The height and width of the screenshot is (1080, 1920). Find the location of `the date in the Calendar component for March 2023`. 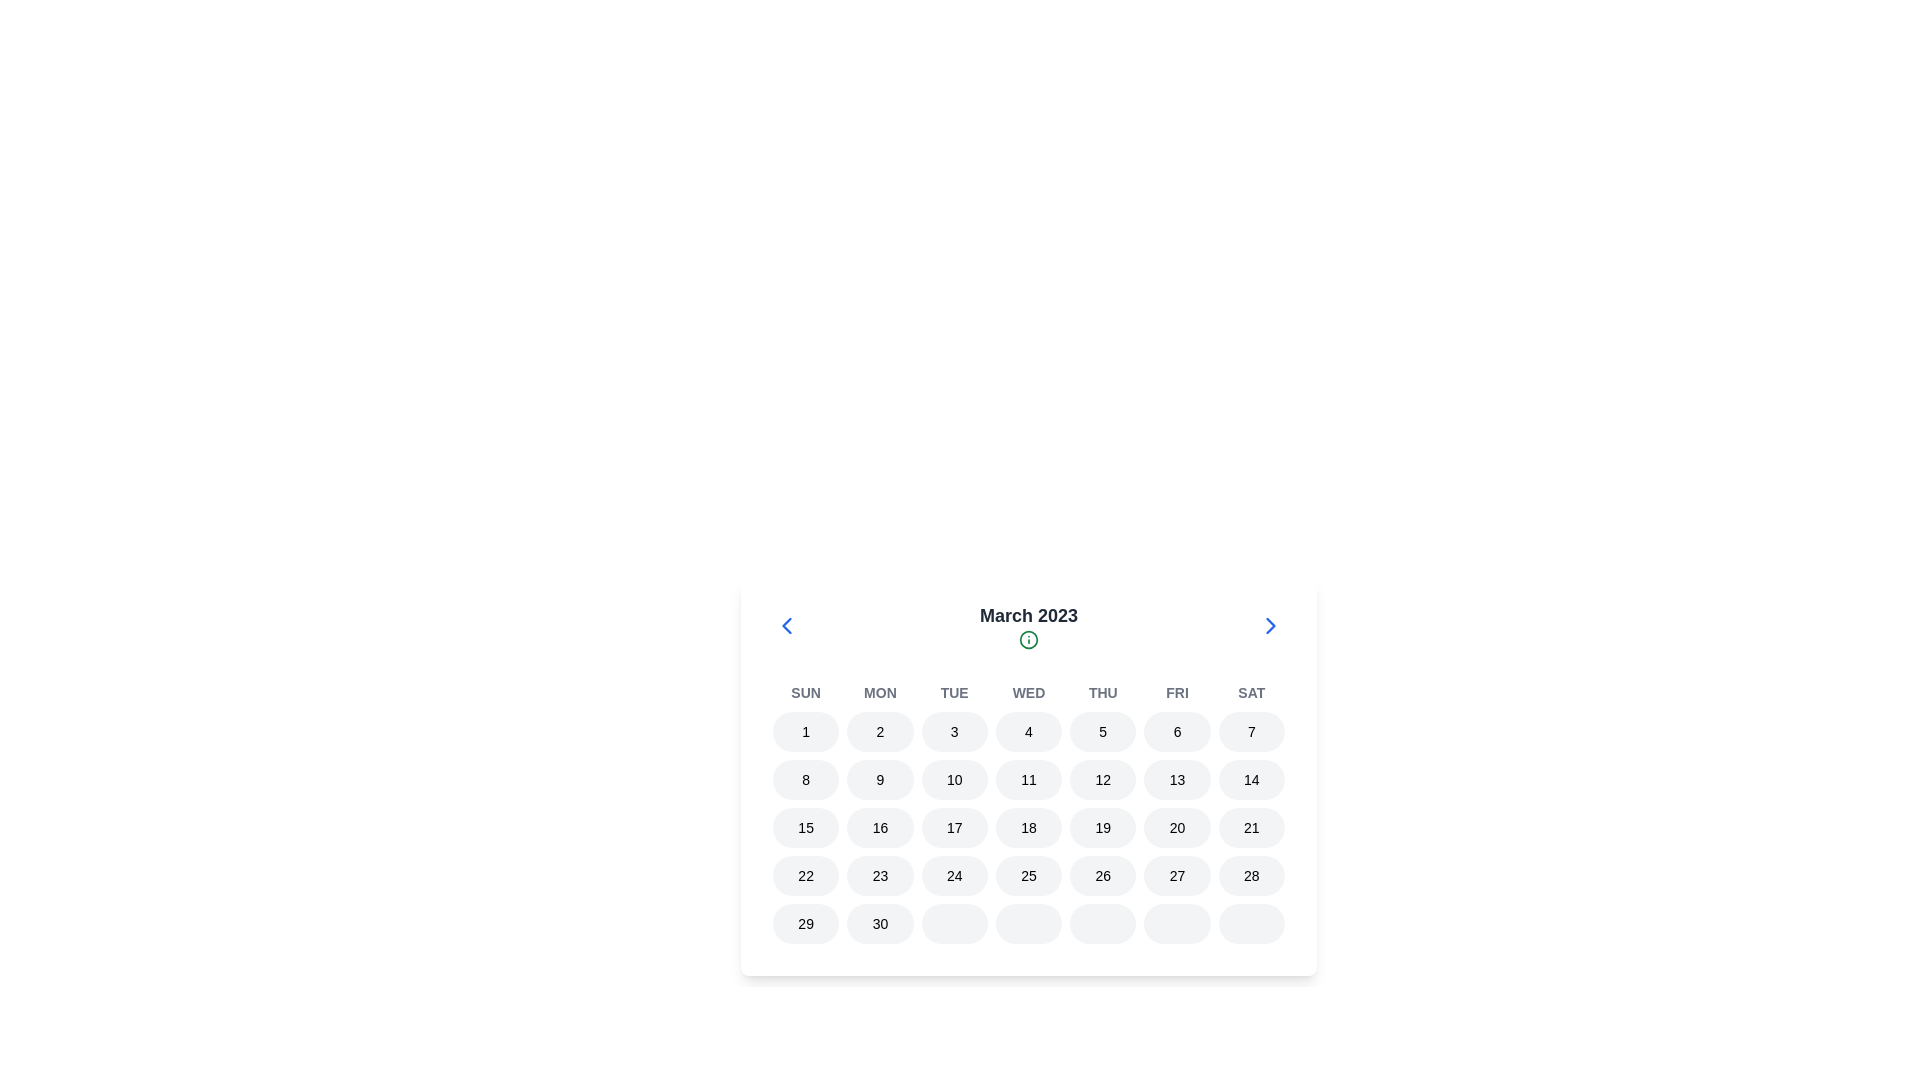

the date in the Calendar component for March 2023 is located at coordinates (1028, 775).